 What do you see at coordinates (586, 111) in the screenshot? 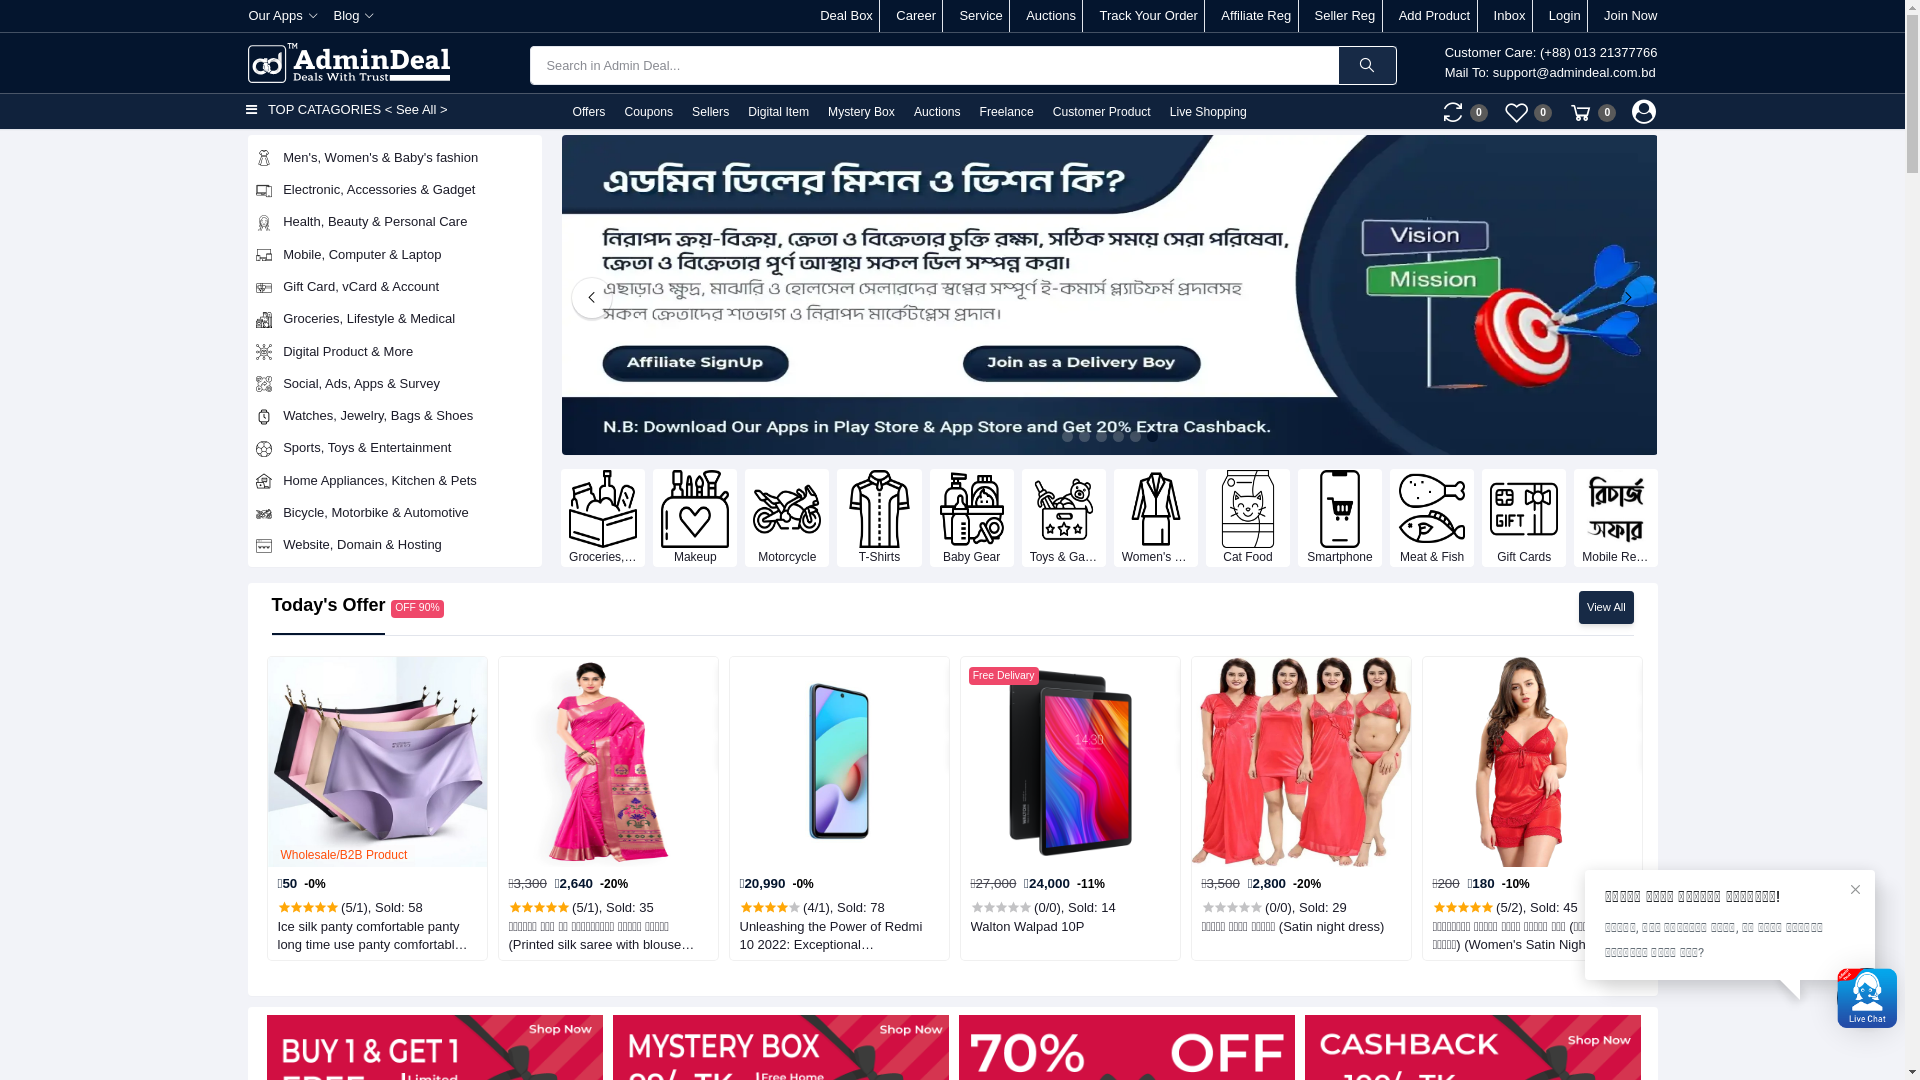
I see `'Offers'` at bounding box center [586, 111].